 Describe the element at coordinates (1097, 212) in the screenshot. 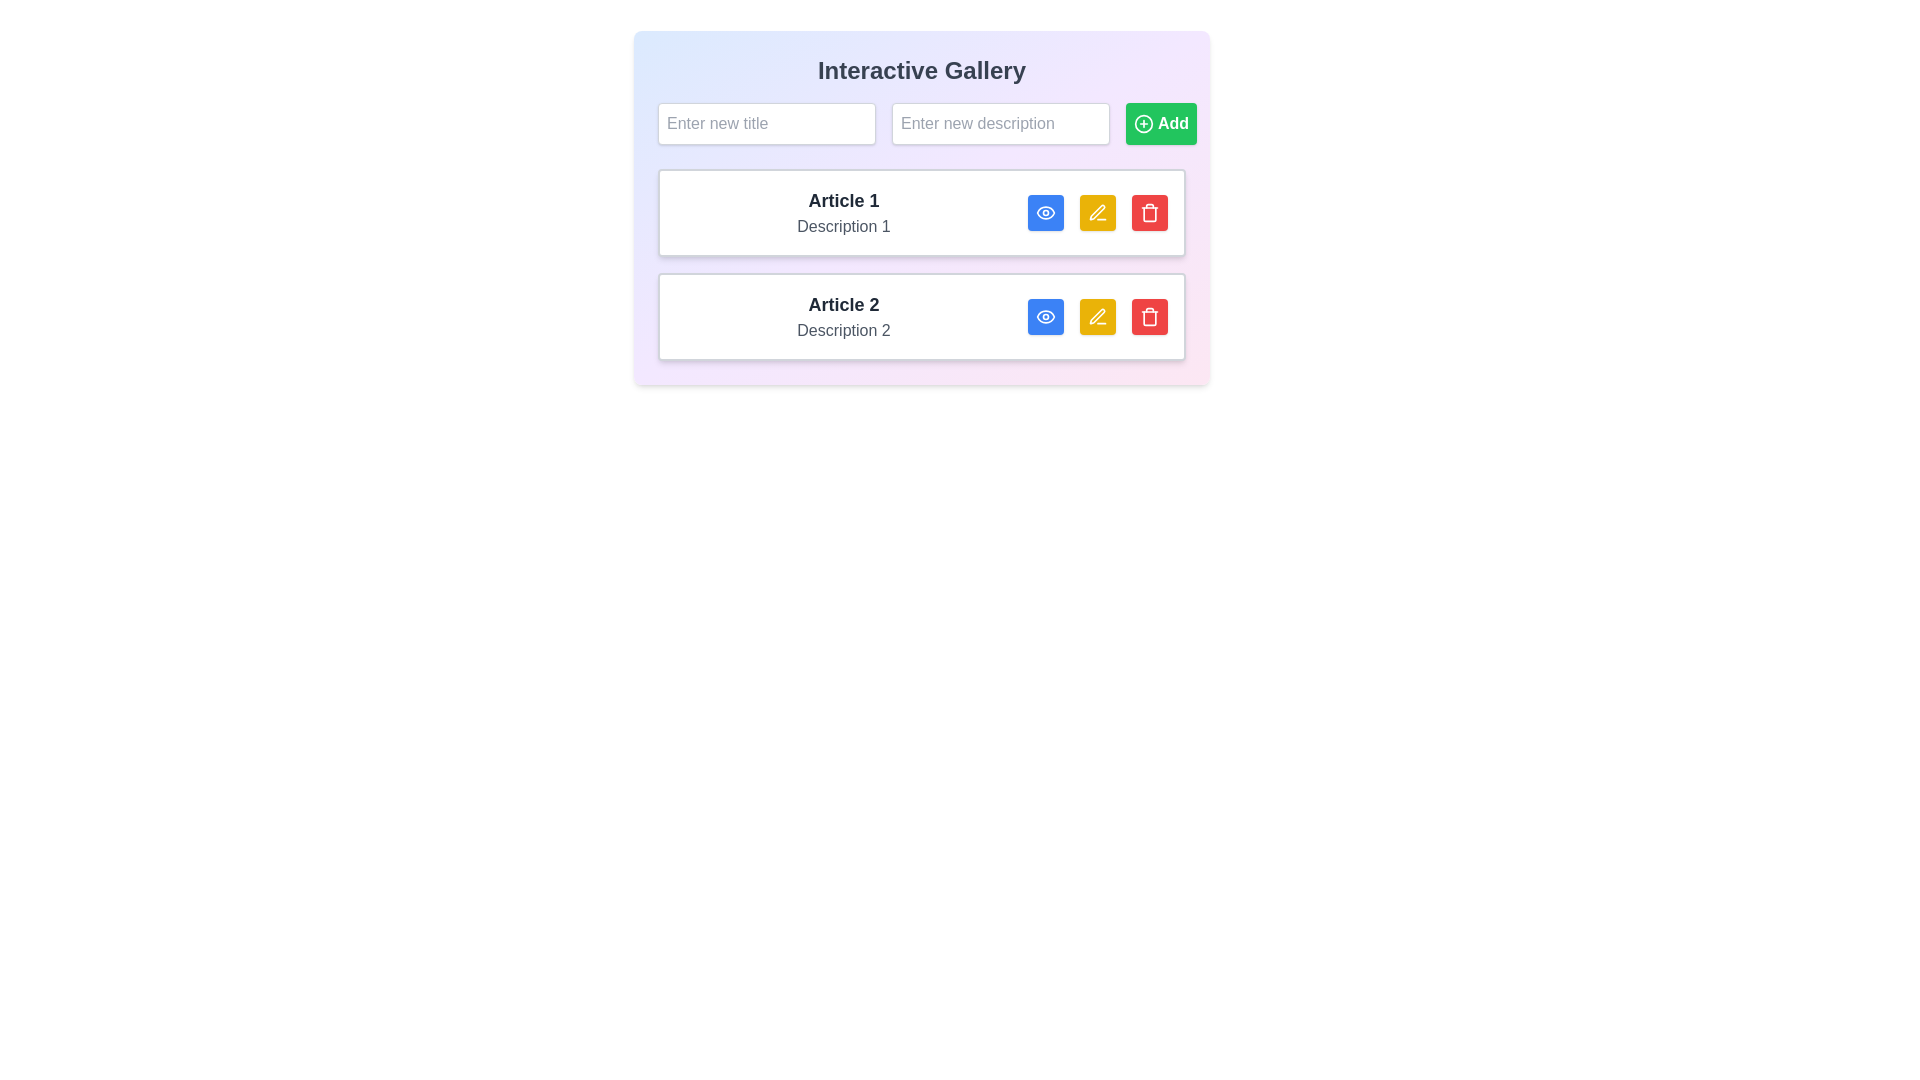

I see `the edit icon button located between the blue eye icon and the red trash bin icon to initiate editing for 'Article 1'` at that location.